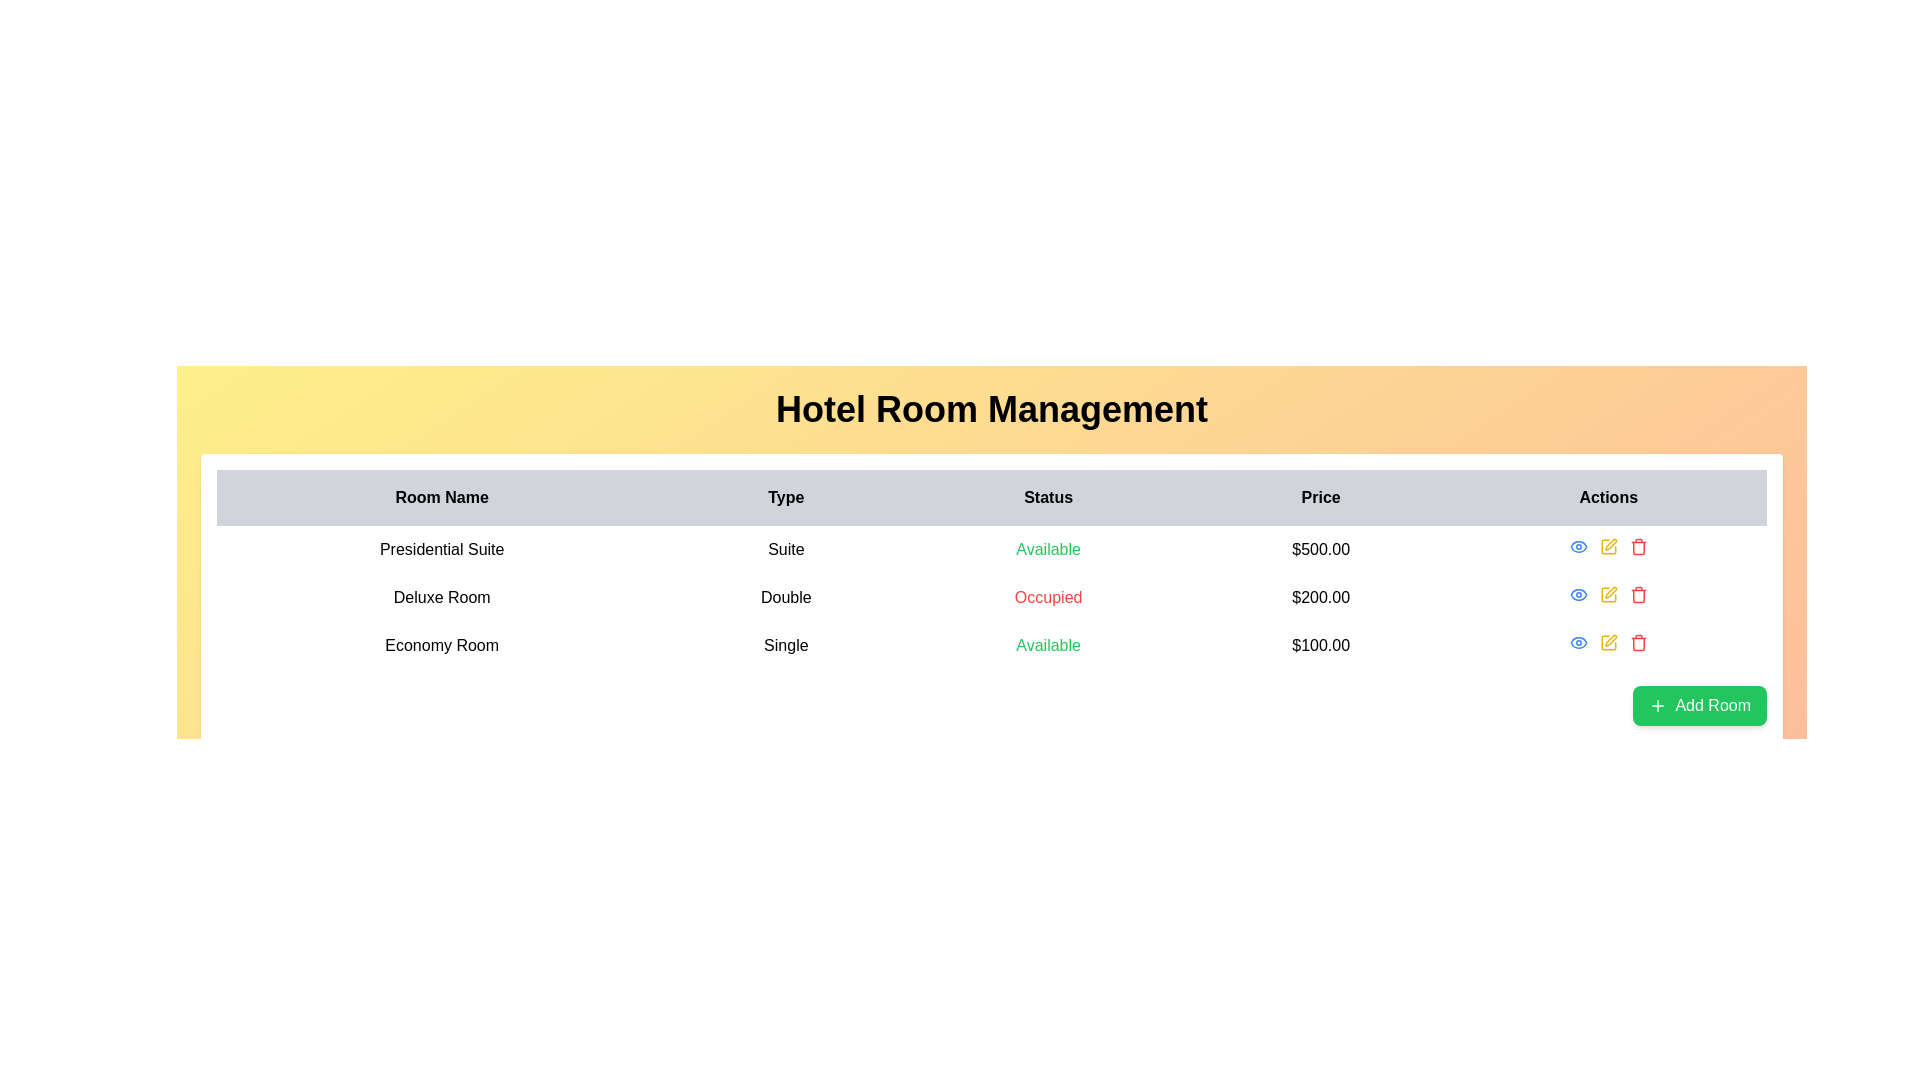  I want to click on the first clickable icon in the 'Actions' column of the table associated with the 'Presidential Suite', so click(1577, 593).